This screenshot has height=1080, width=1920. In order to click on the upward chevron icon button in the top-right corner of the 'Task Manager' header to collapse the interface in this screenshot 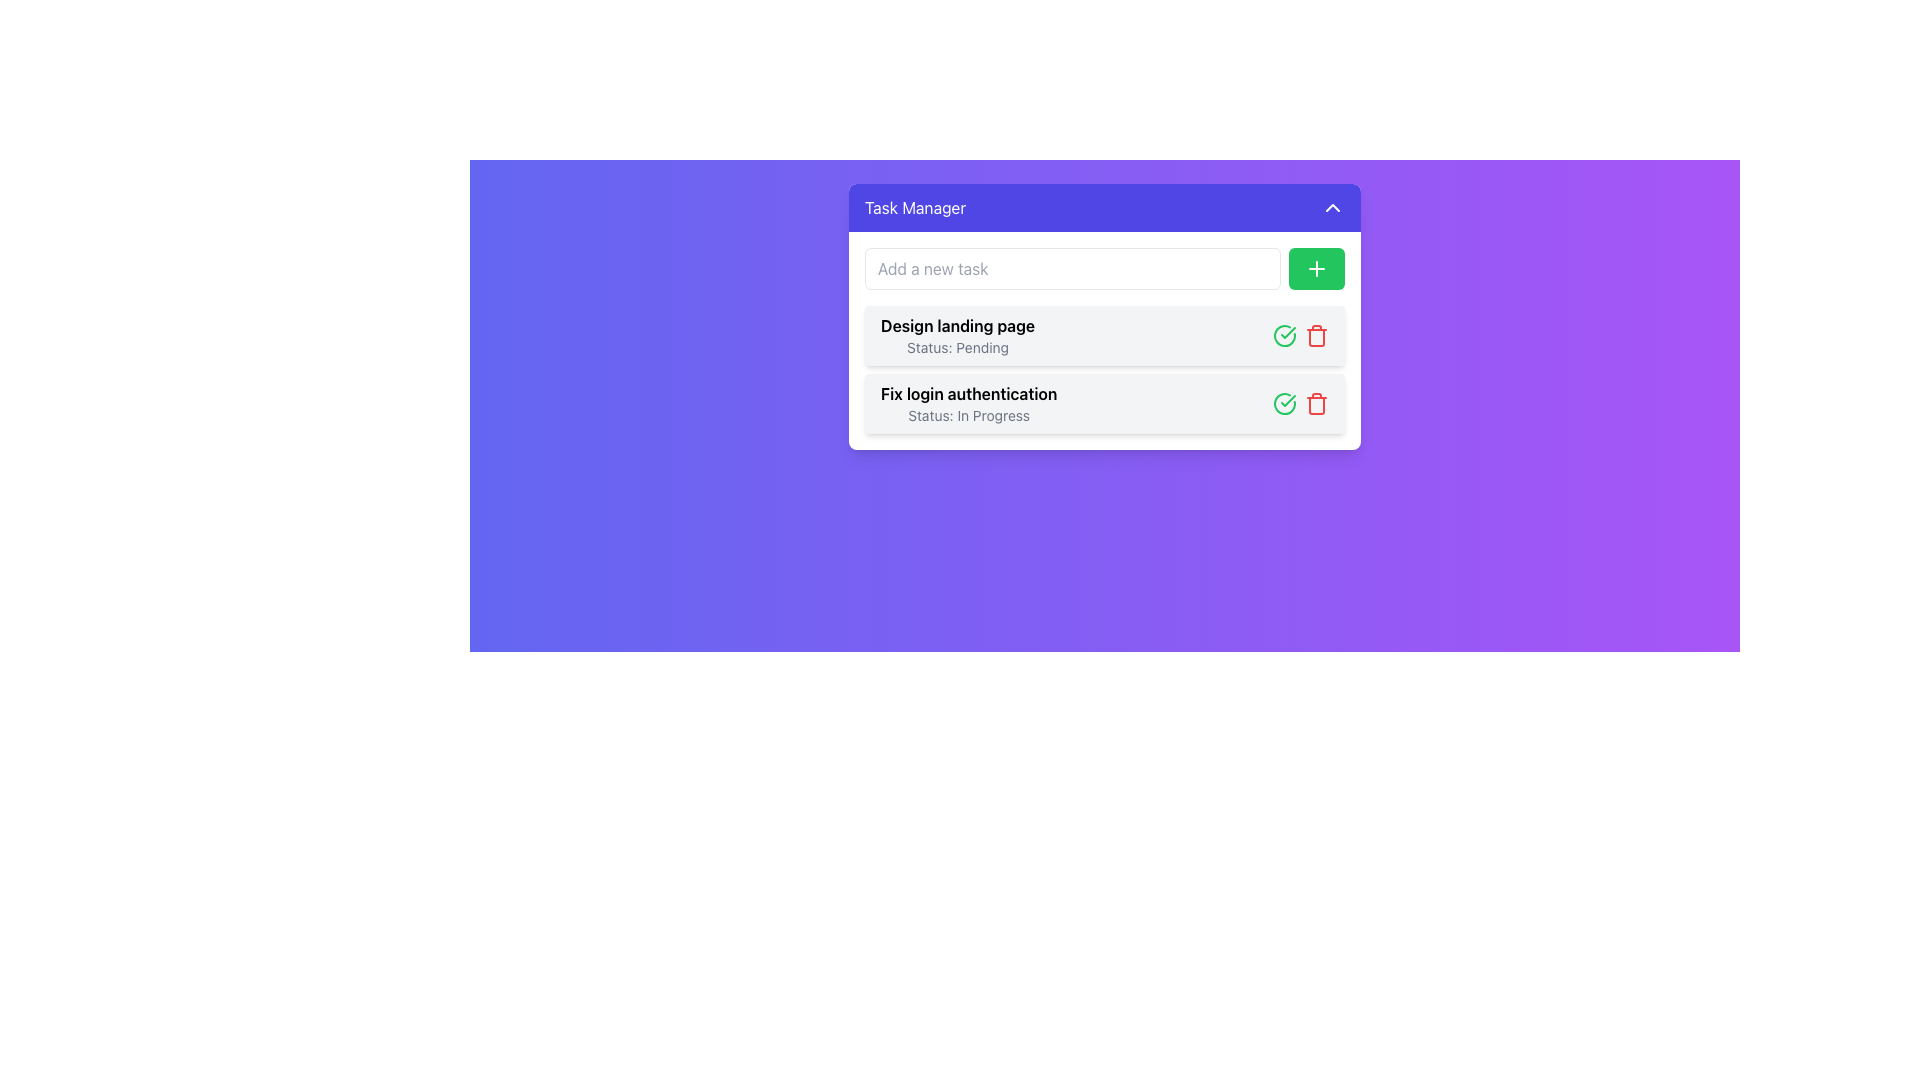, I will do `click(1333, 208)`.